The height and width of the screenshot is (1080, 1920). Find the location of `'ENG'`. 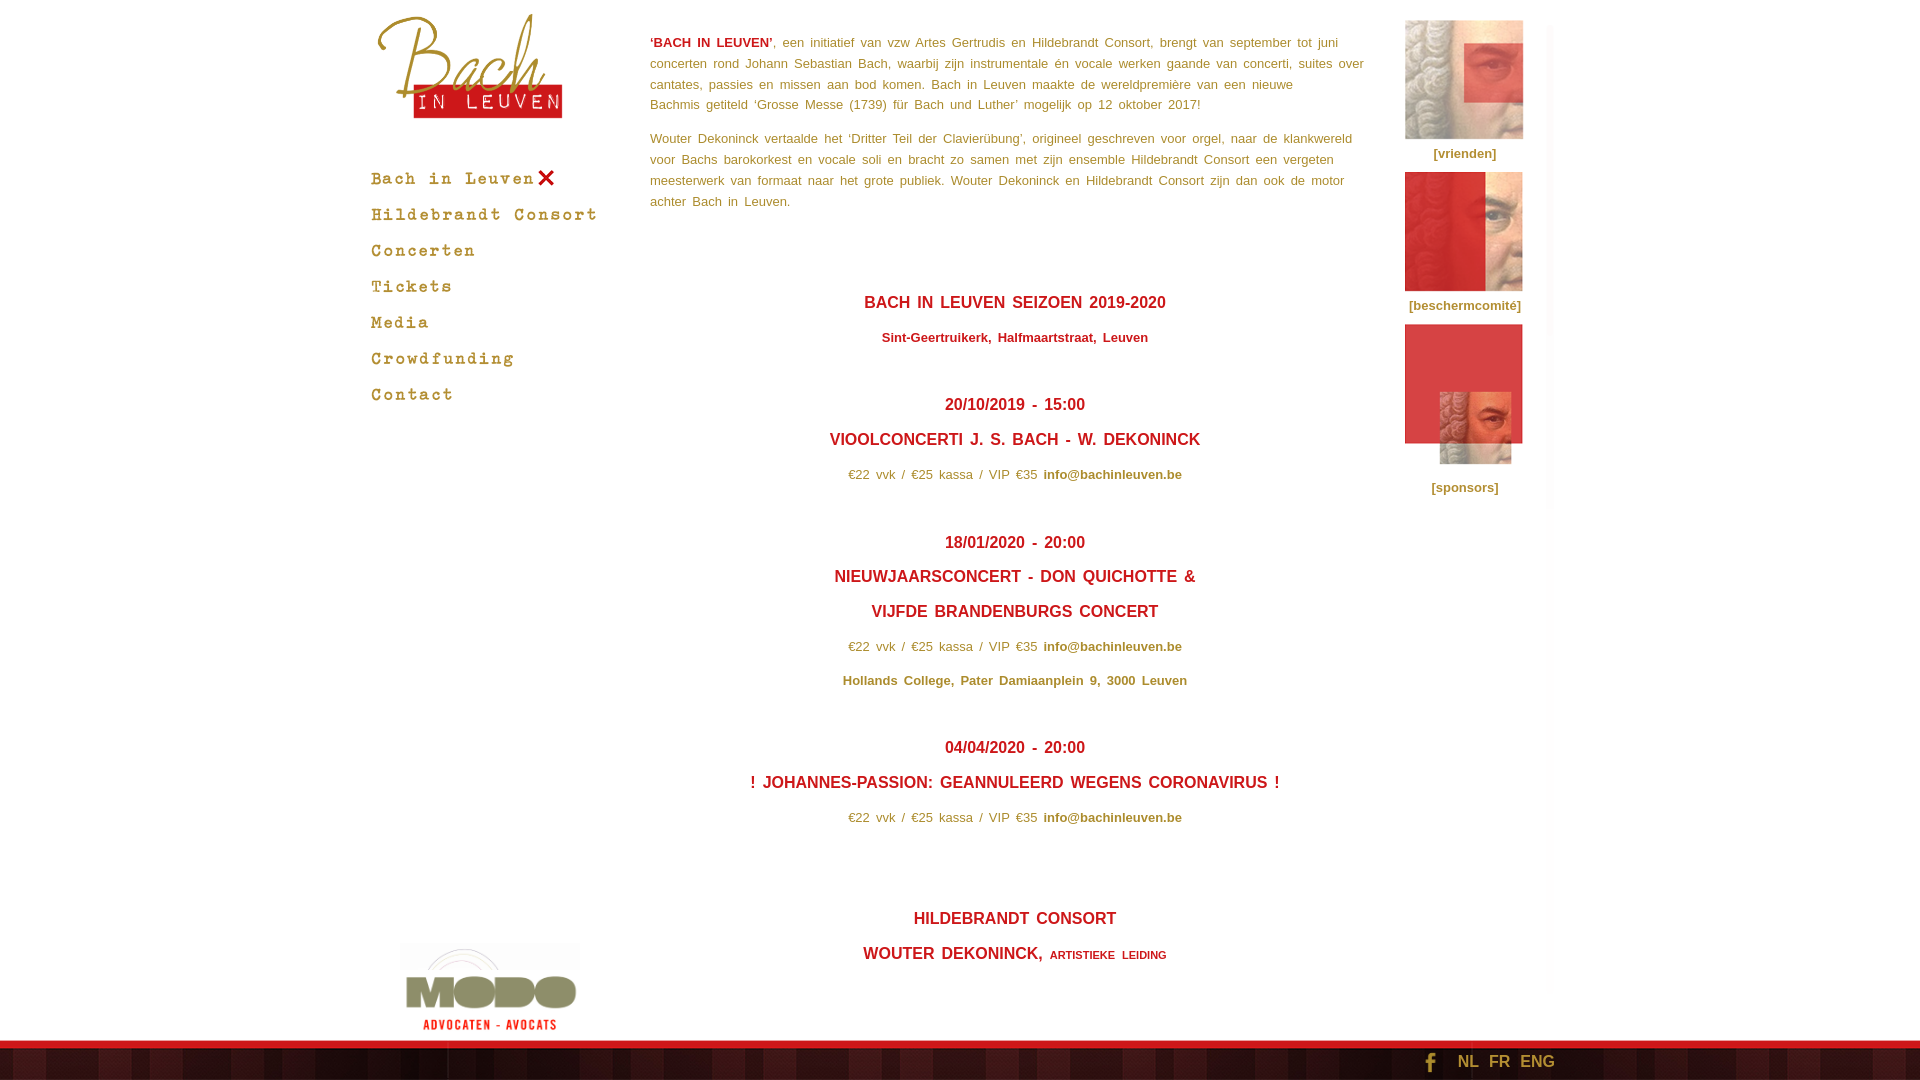

'ENG' is located at coordinates (1531, 1060).